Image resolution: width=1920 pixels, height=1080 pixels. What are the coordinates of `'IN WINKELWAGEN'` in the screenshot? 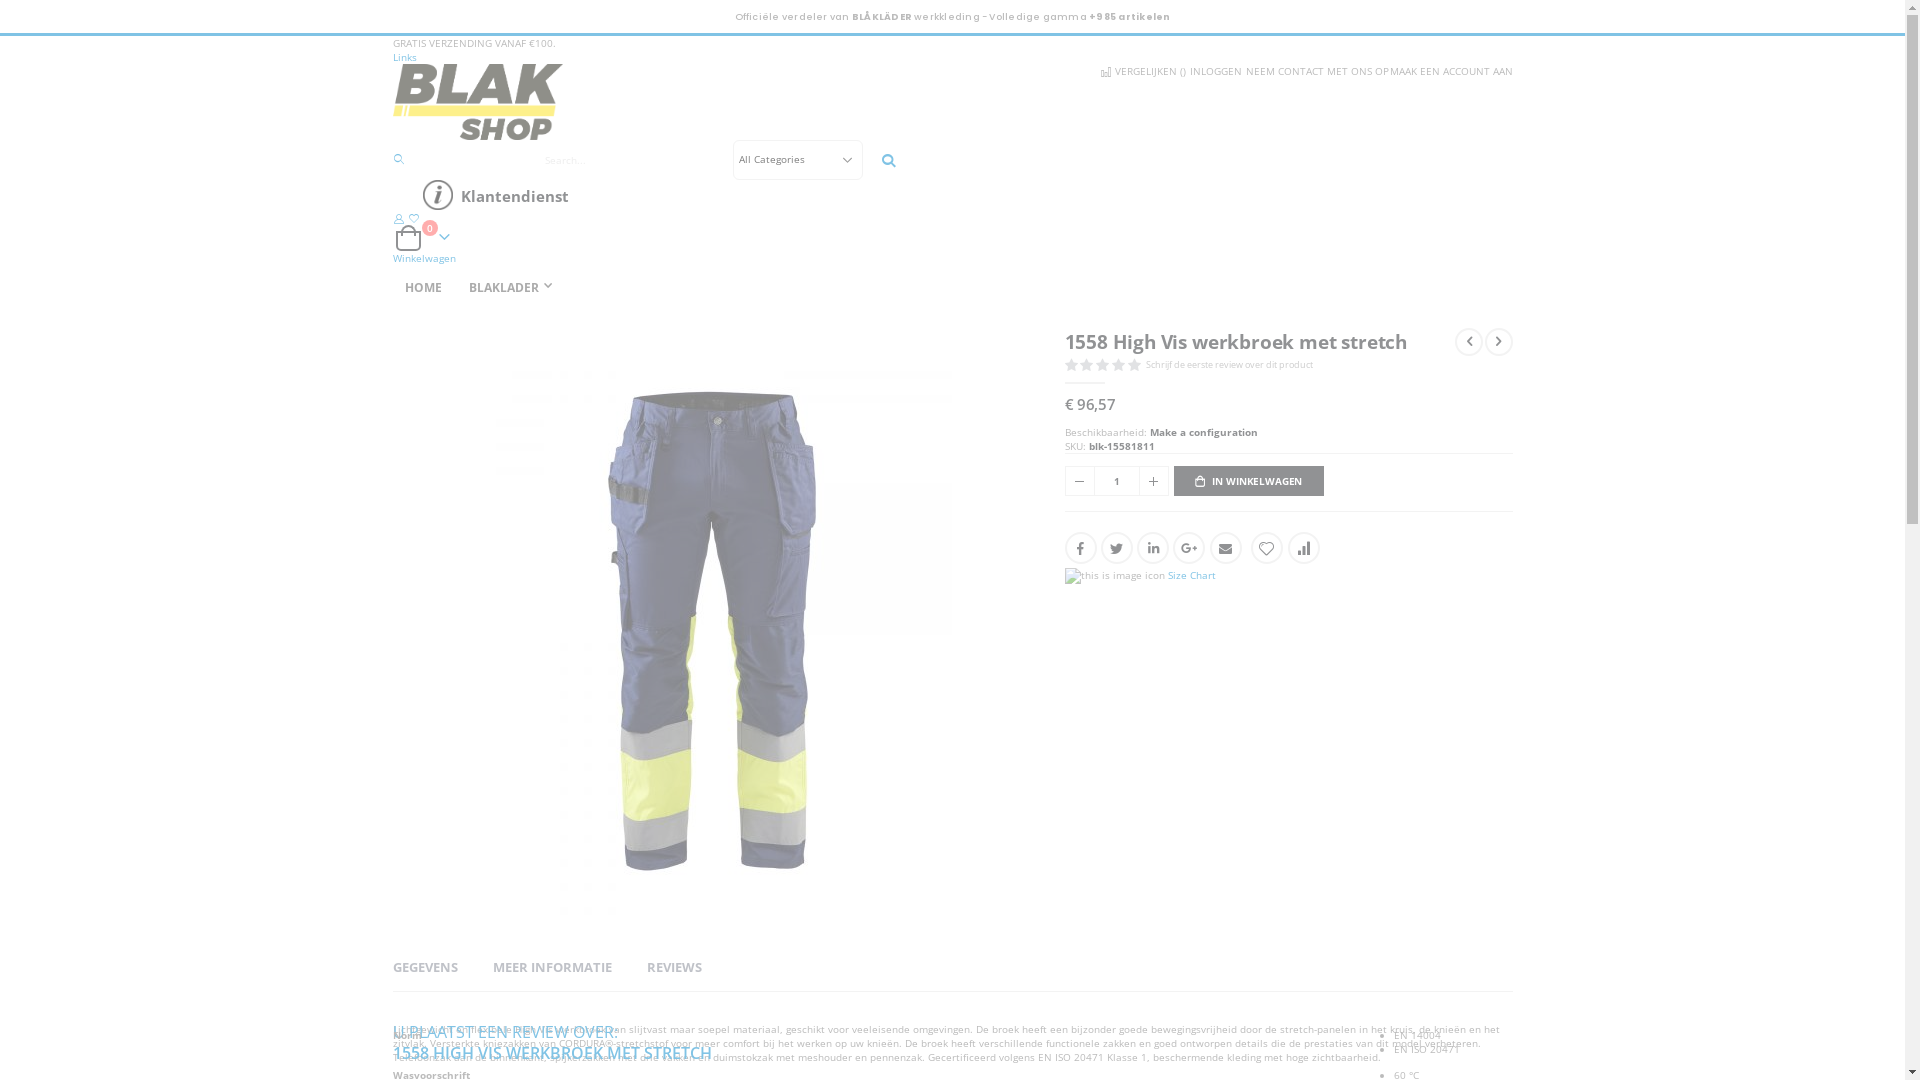 It's located at (1247, 481).